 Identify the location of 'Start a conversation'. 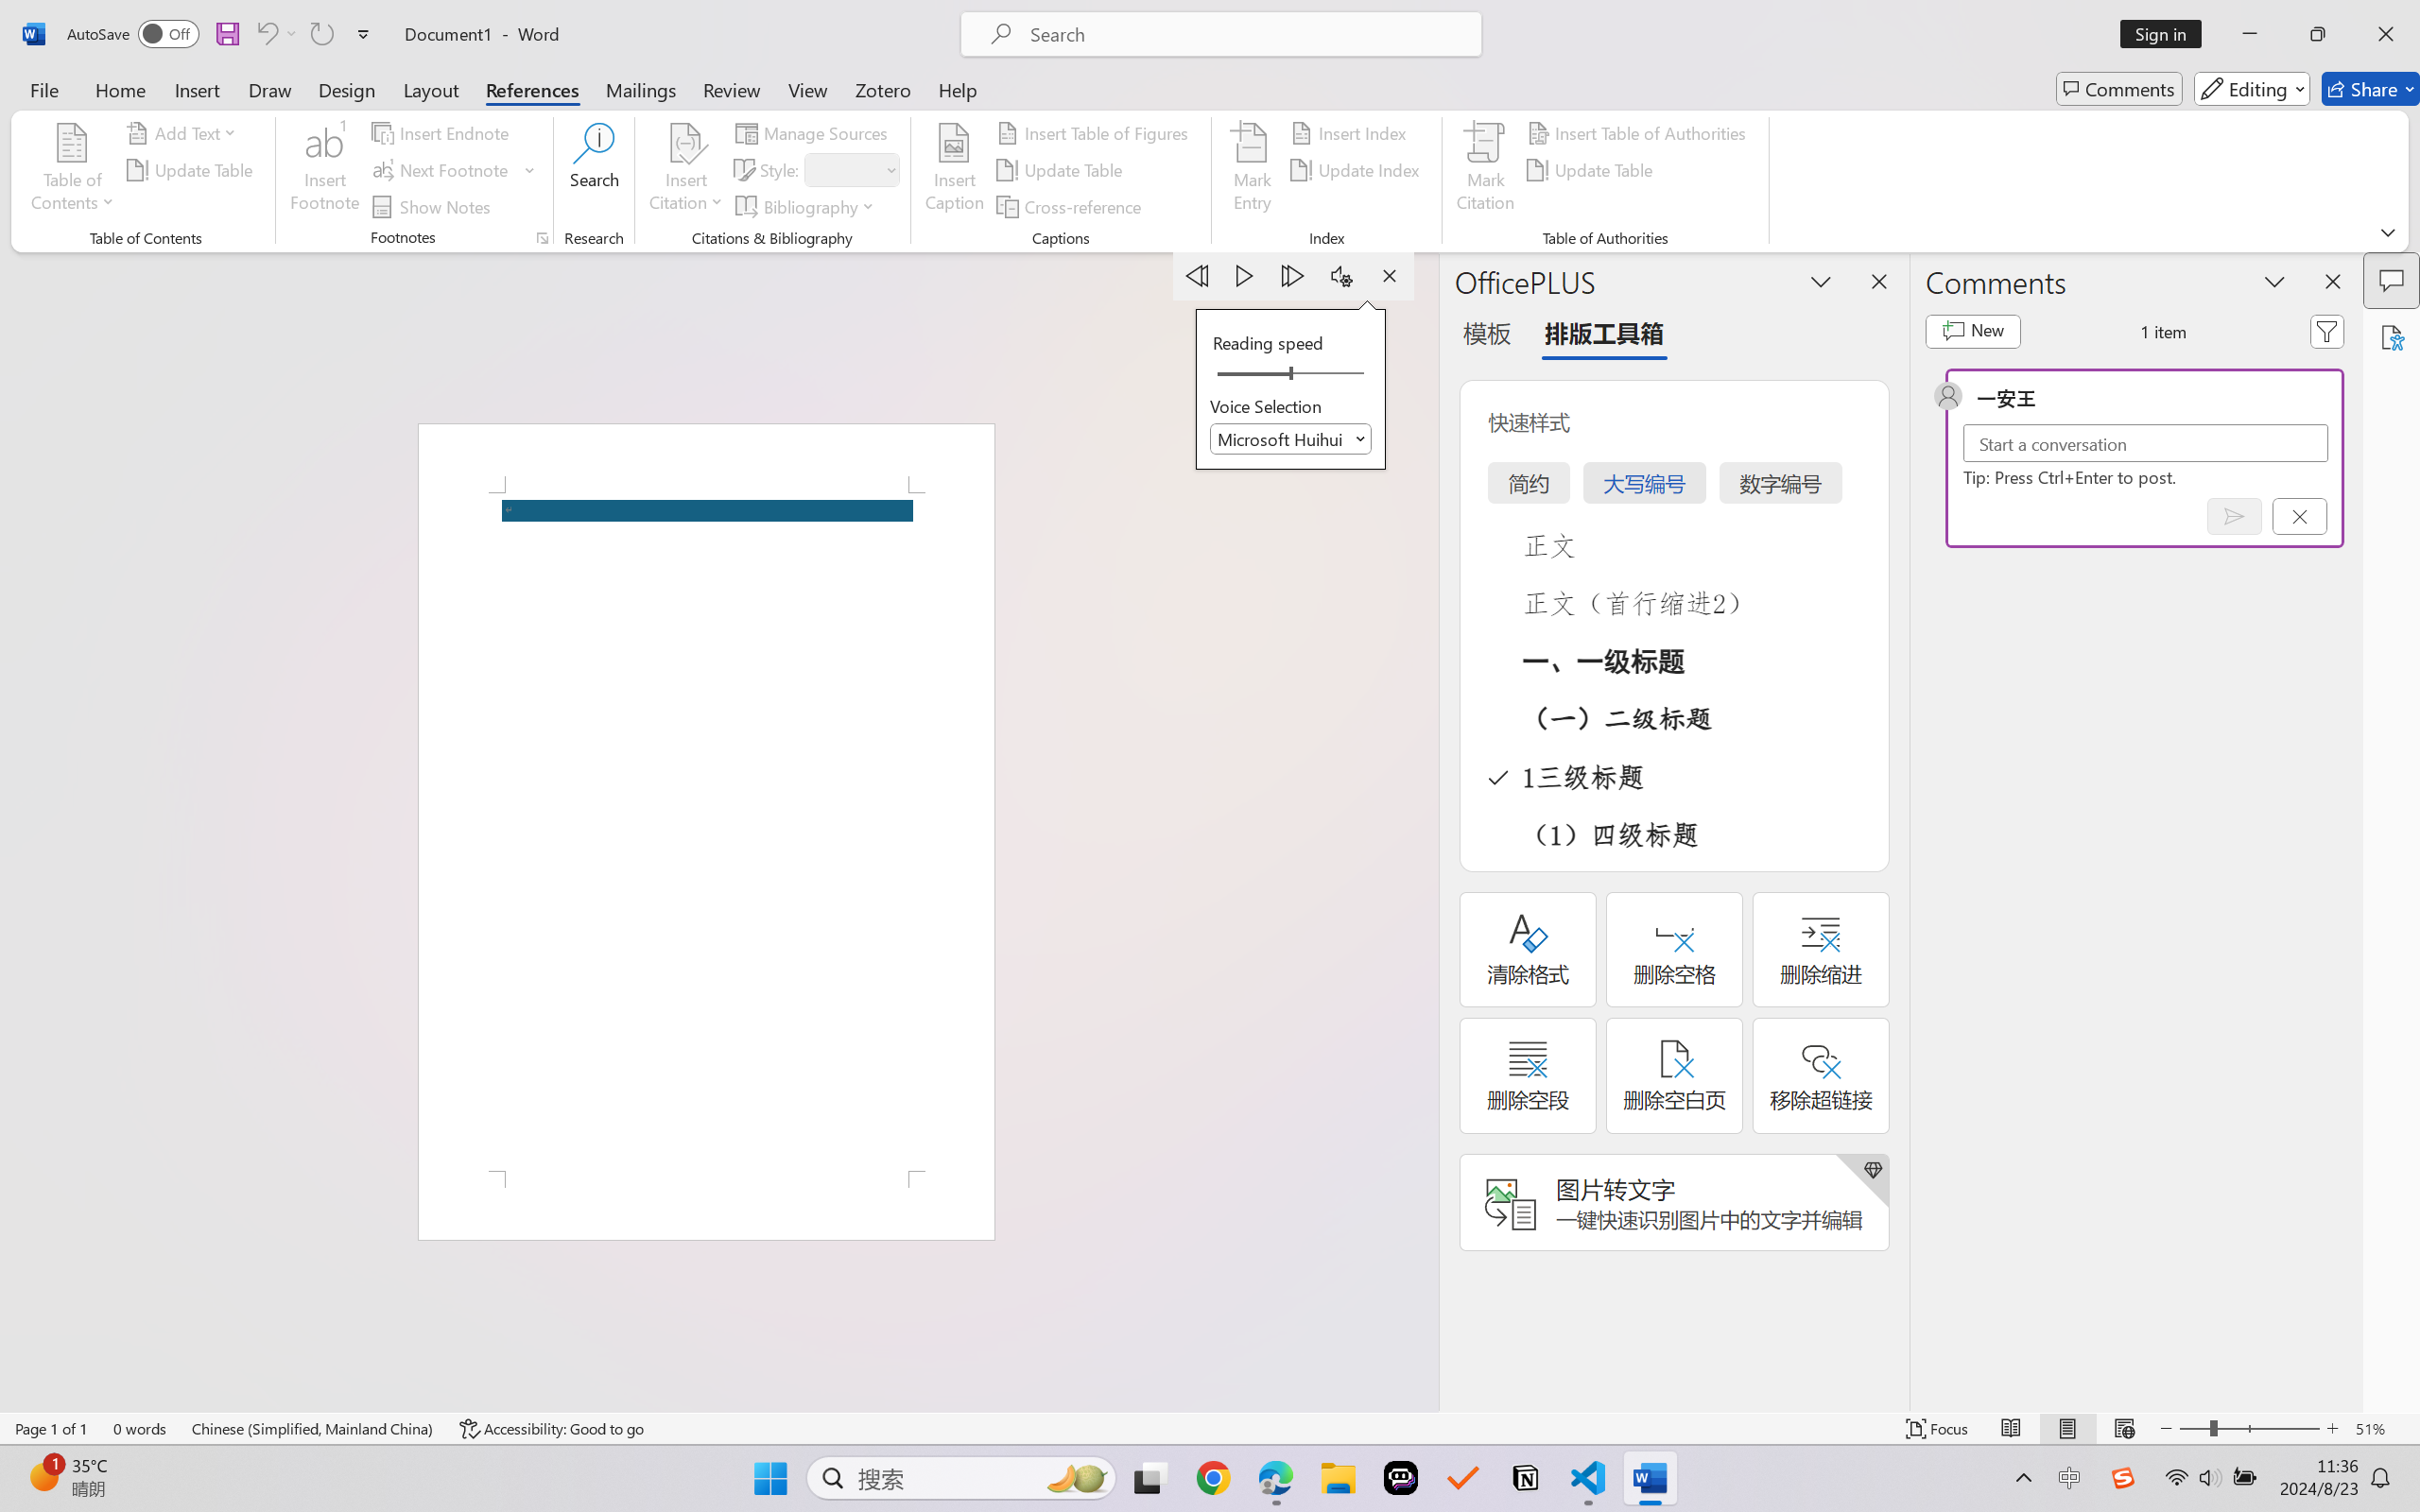
(2145, 442).